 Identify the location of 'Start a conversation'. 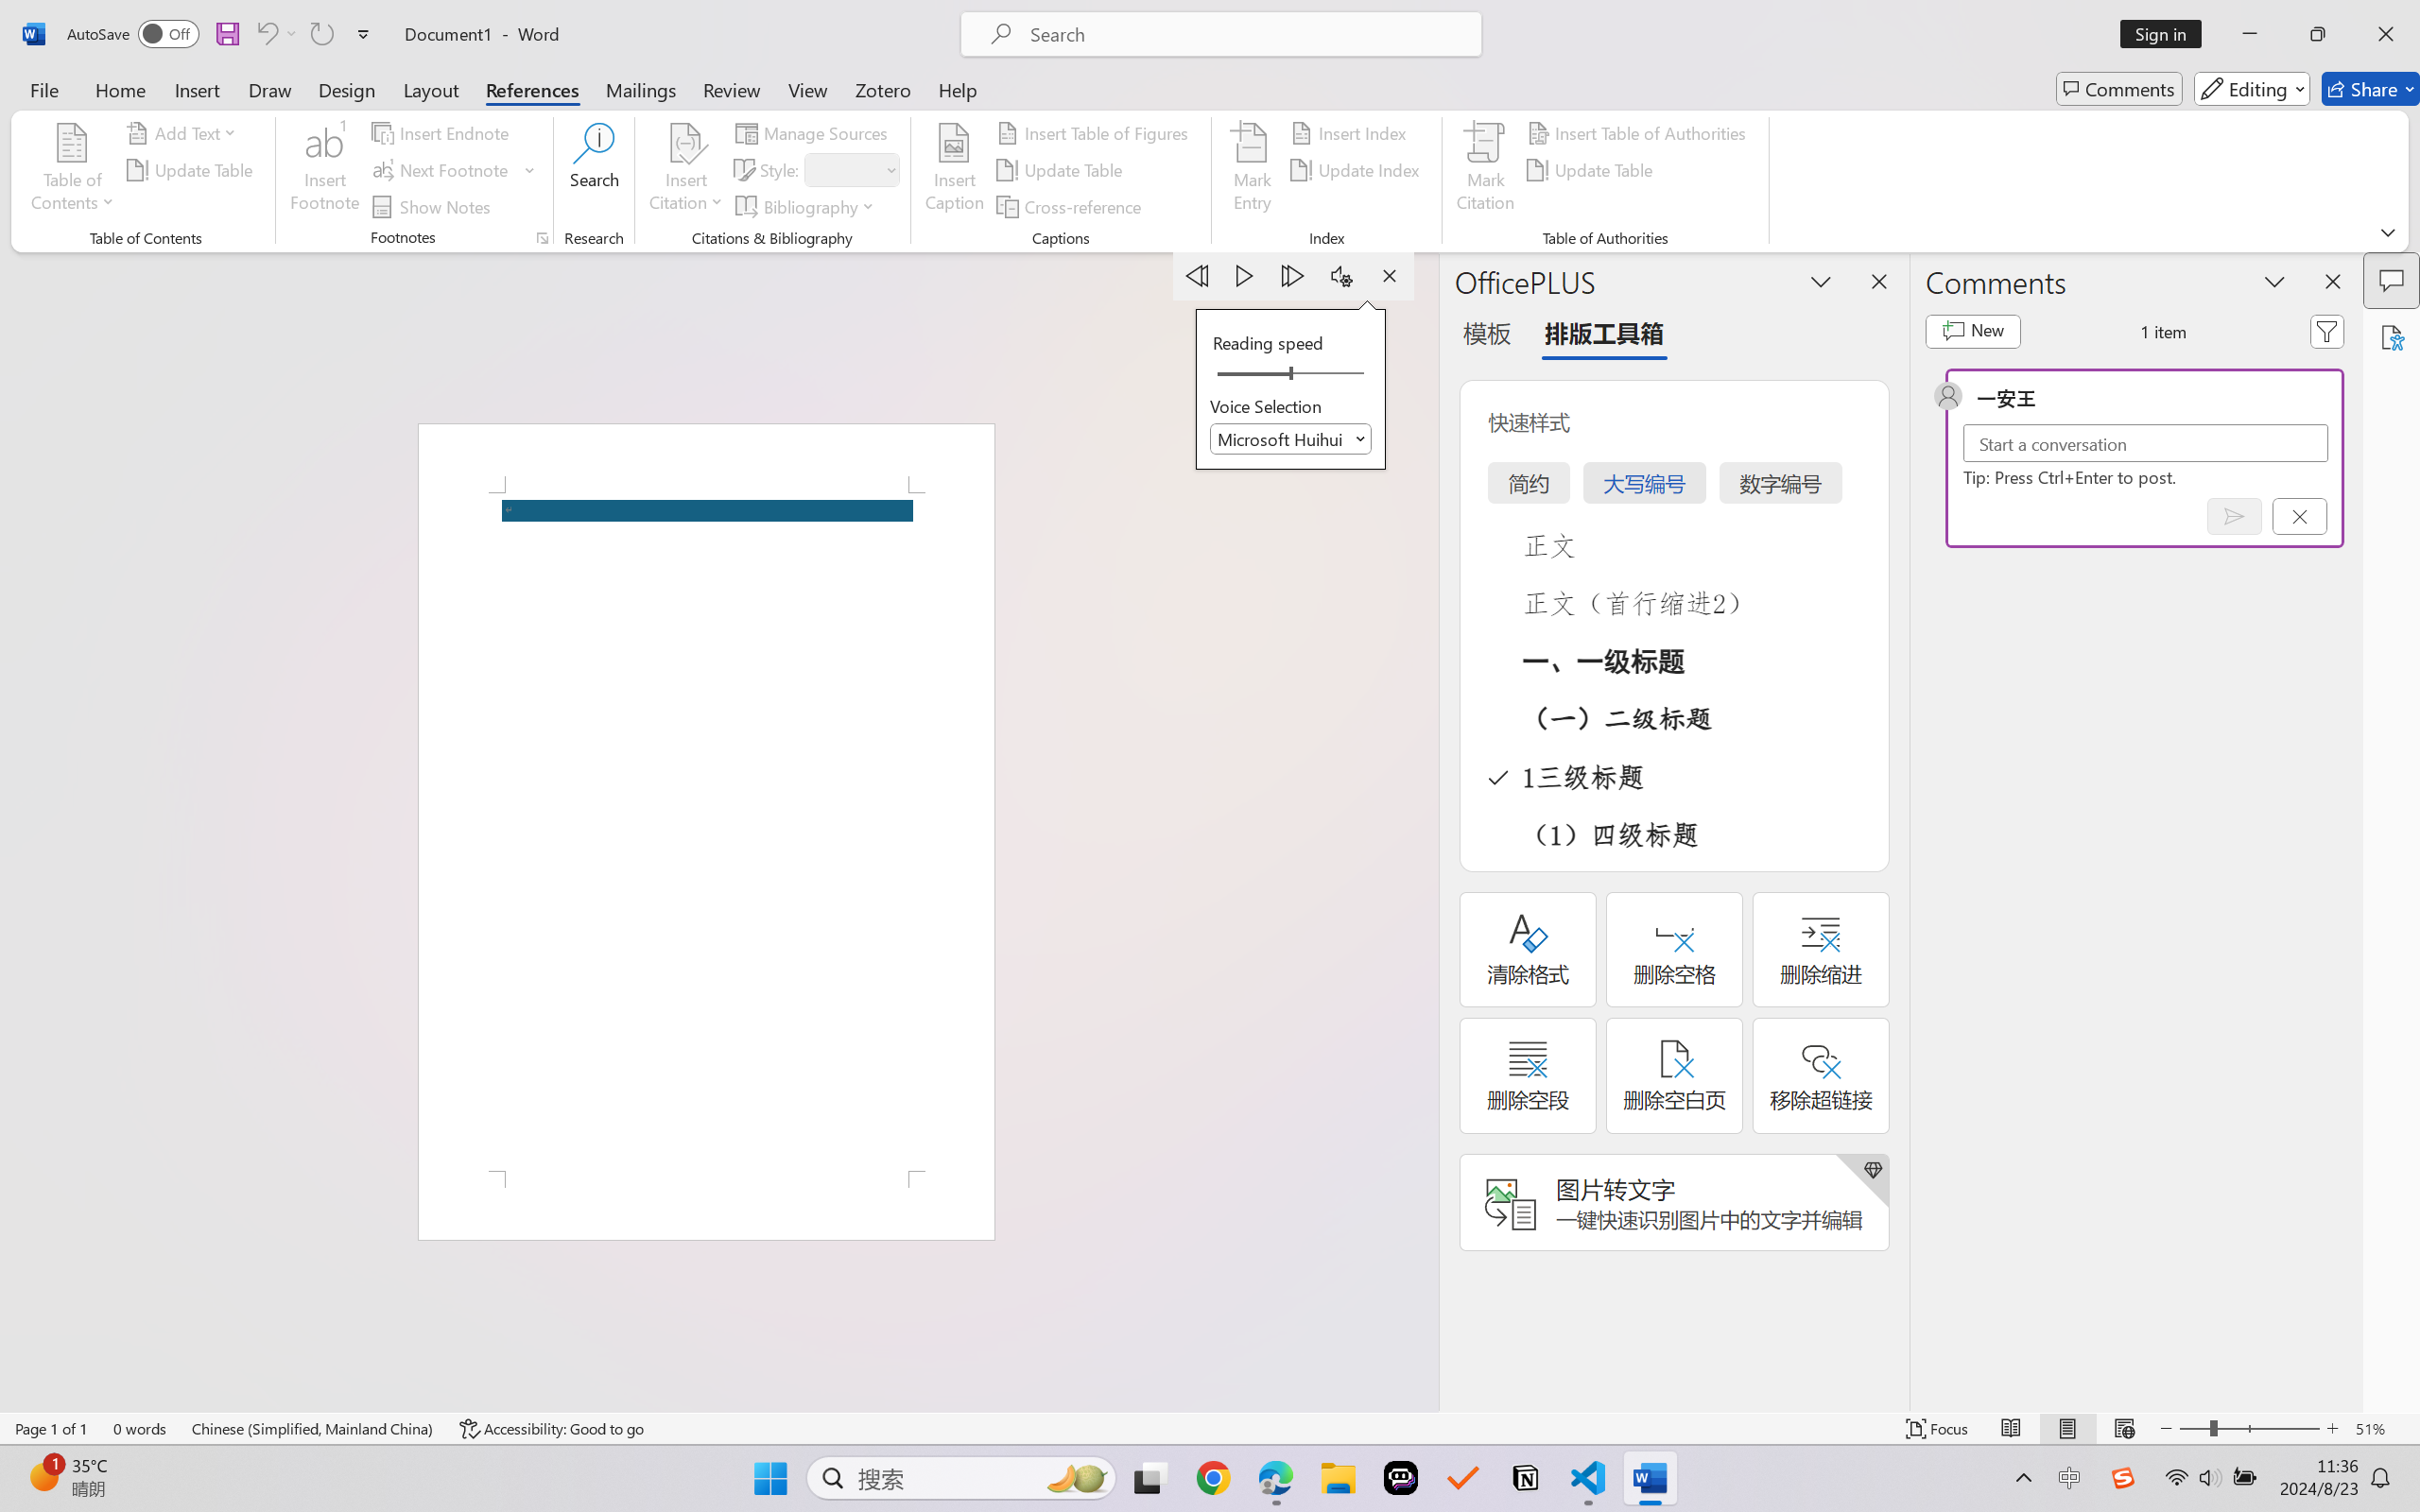
(2145, 442).